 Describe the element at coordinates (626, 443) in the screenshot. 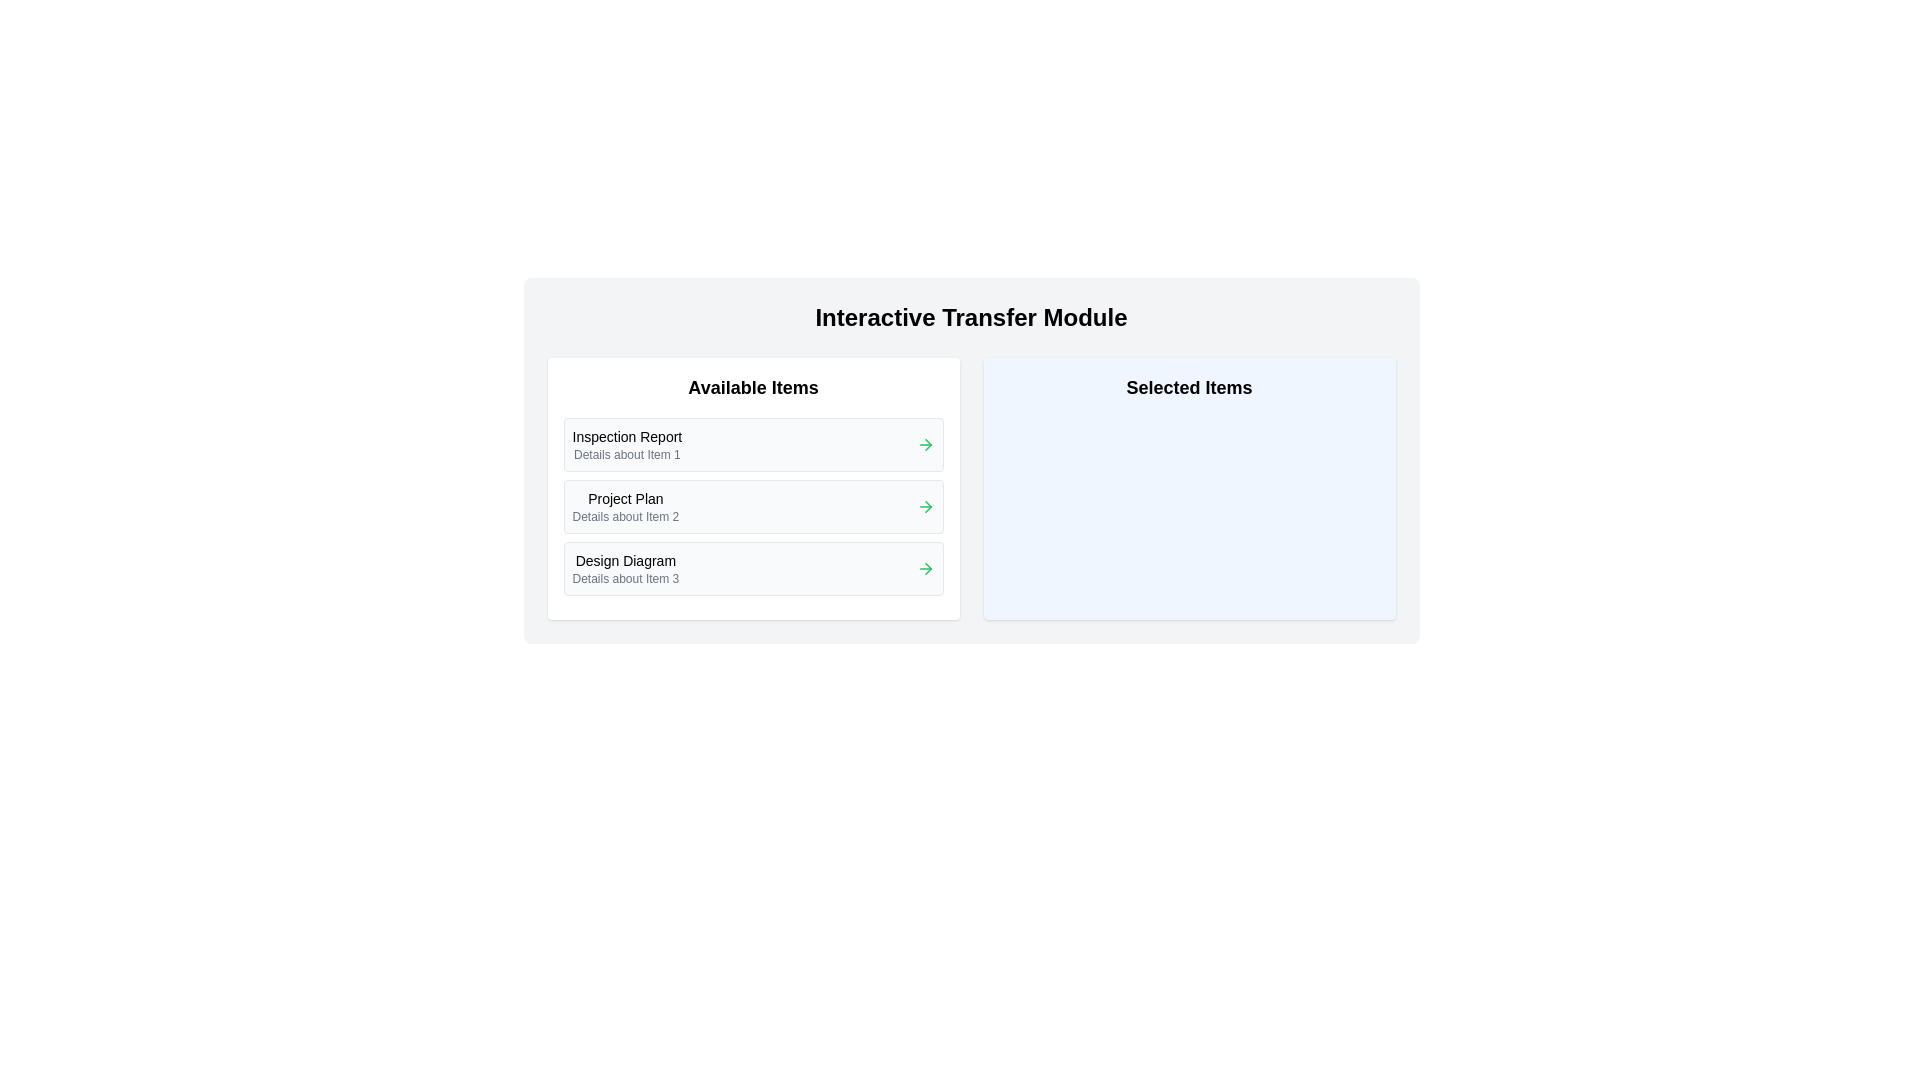

I see `the 'Inspection Report' text block` at that location.